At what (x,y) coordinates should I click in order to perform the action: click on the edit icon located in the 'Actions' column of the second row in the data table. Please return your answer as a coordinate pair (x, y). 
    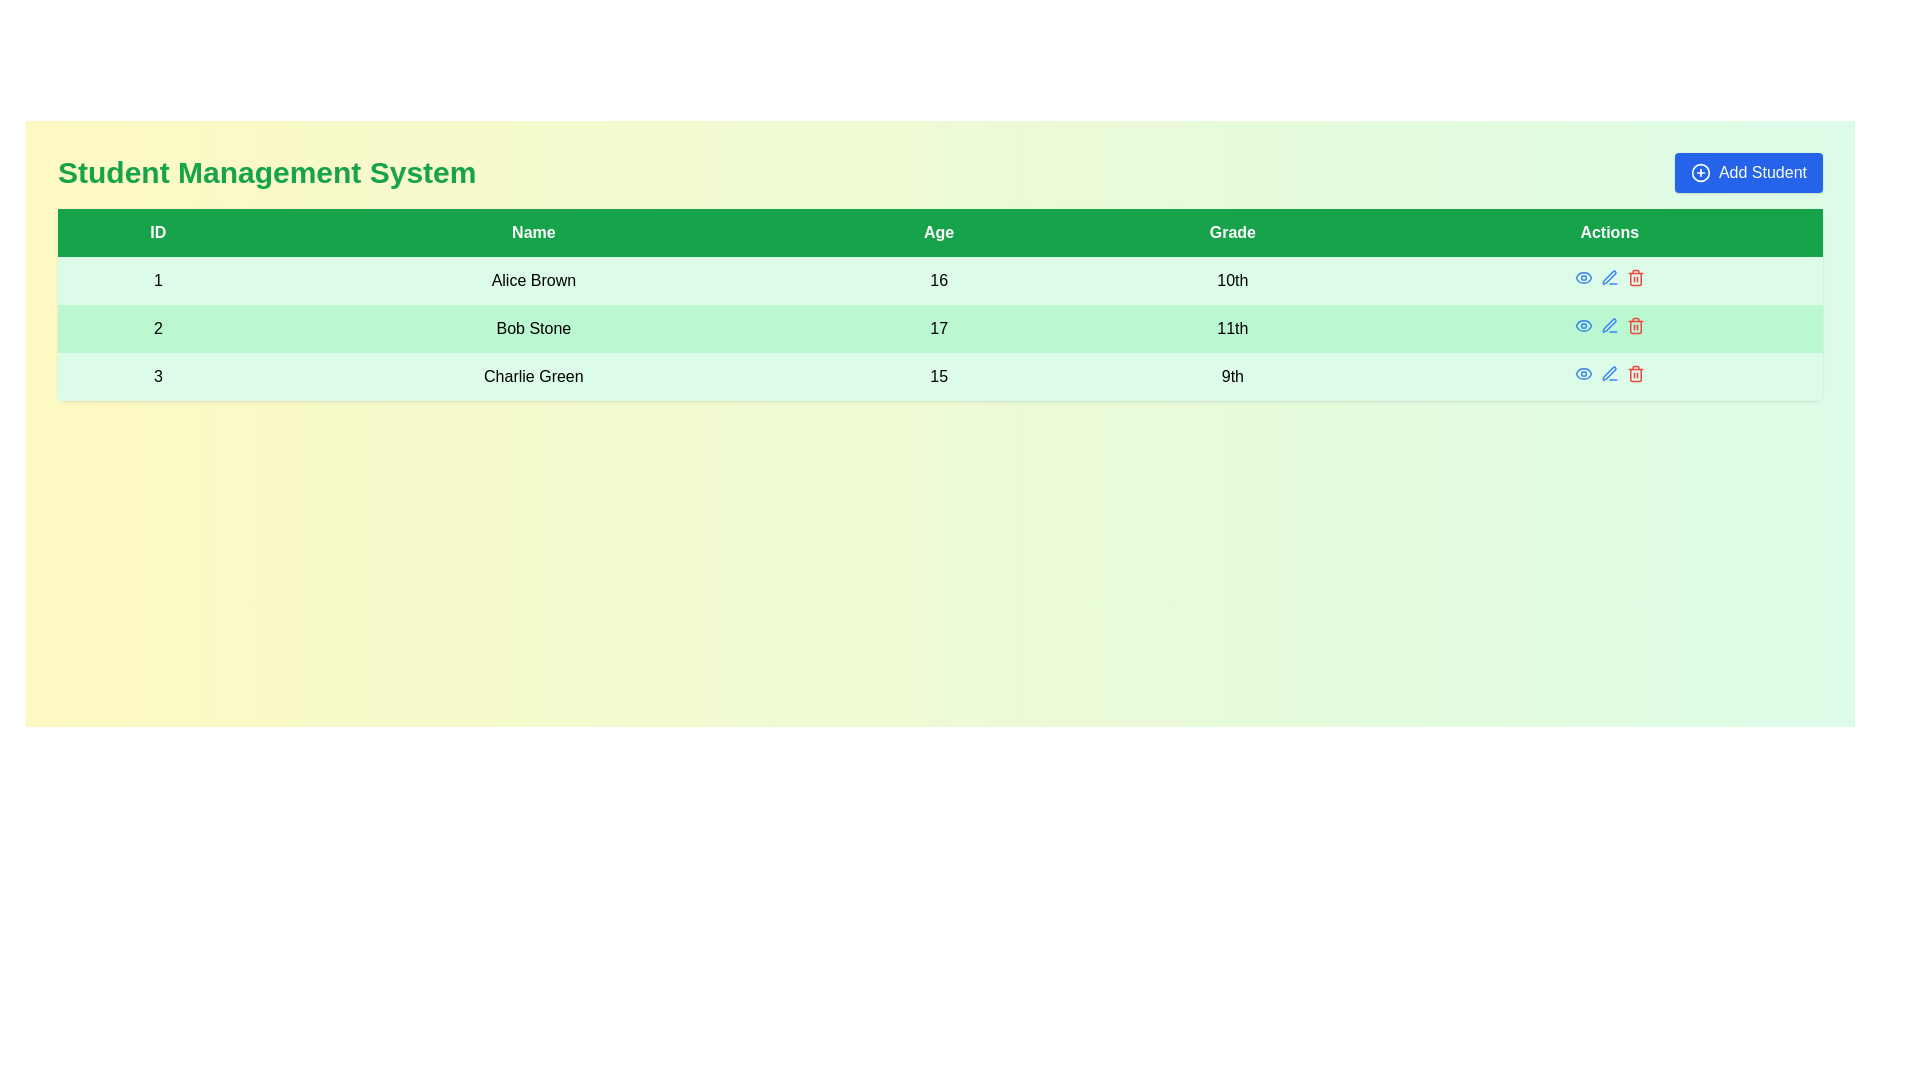
    Looking at the image, I should click on (1609, 277).